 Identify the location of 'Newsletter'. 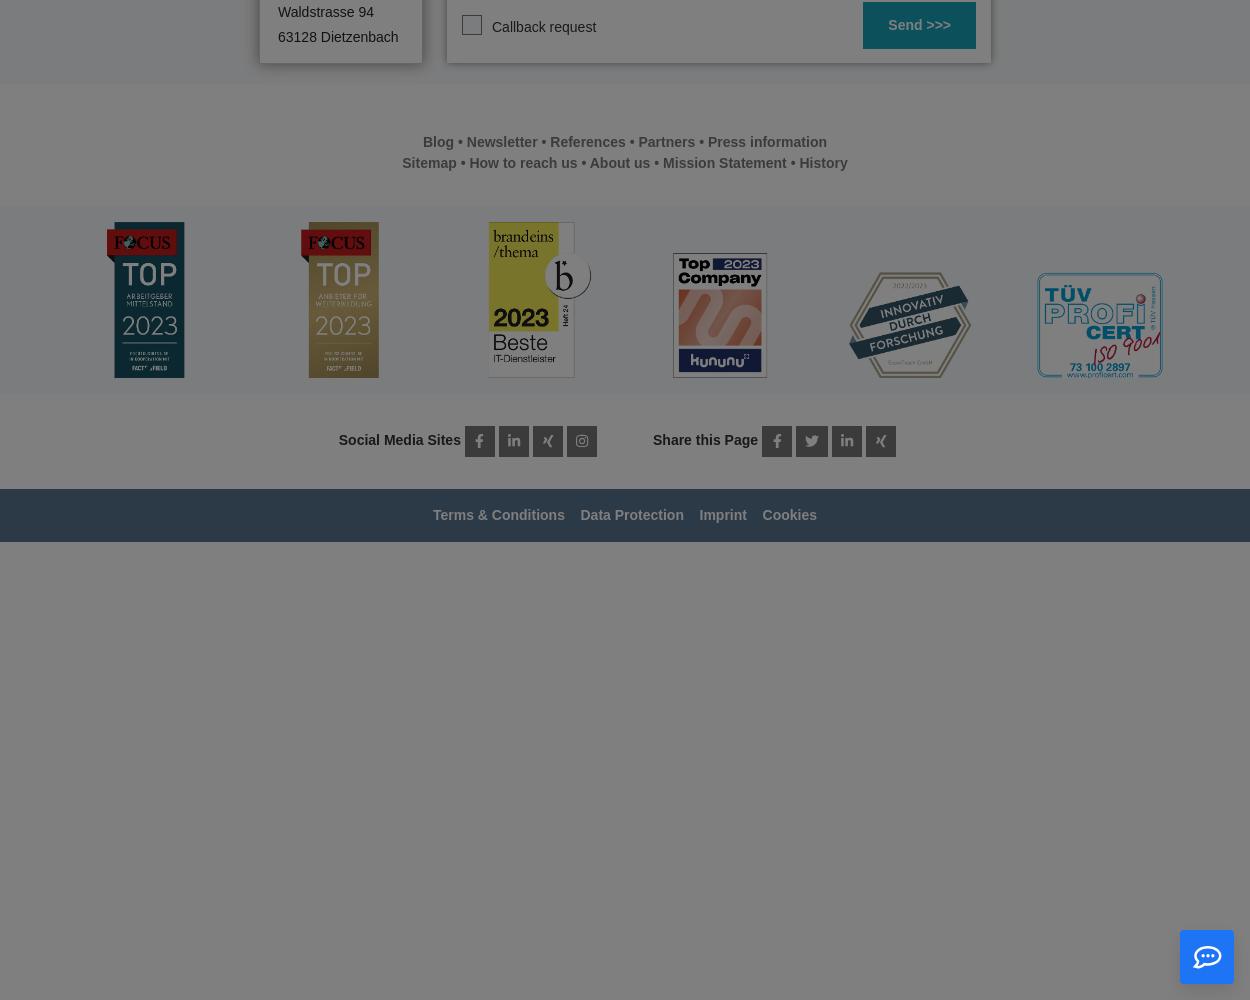
(501, 142).